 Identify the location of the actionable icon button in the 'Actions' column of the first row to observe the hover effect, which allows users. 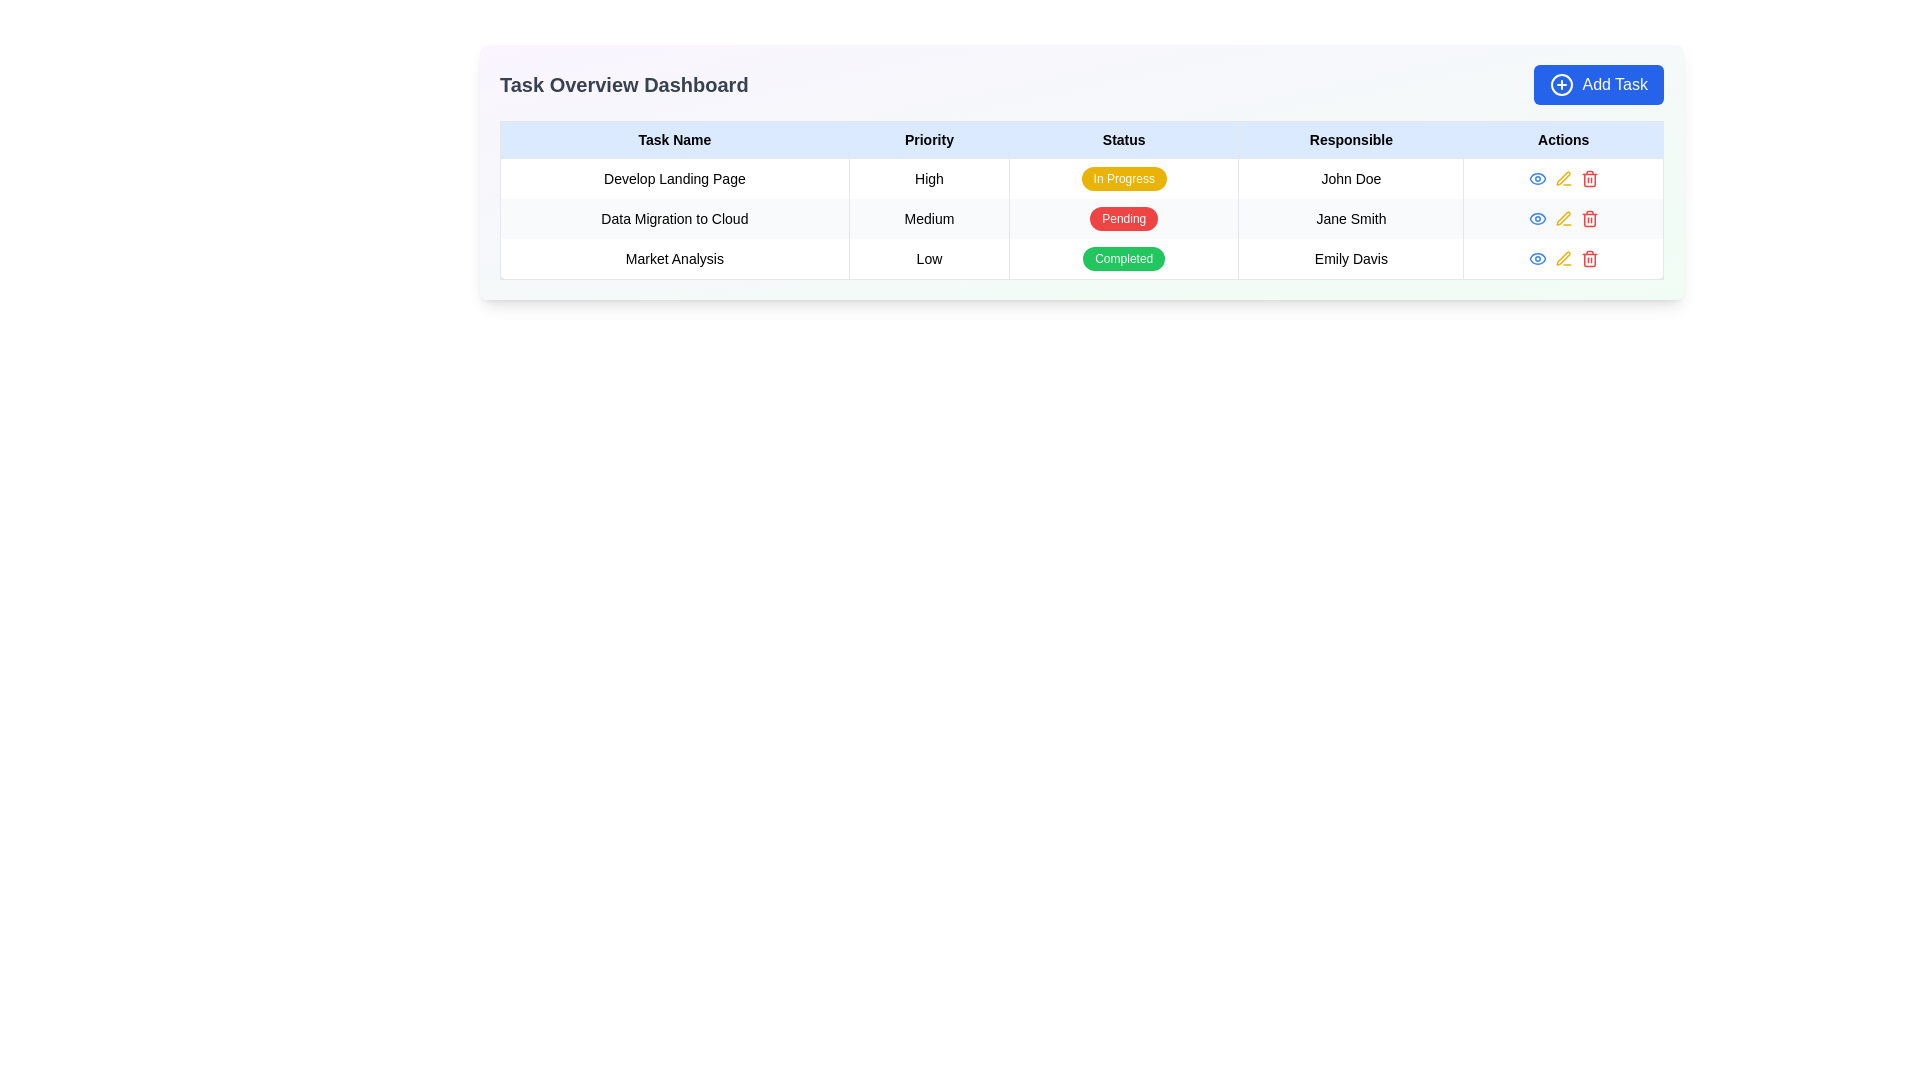
(1536, 257).